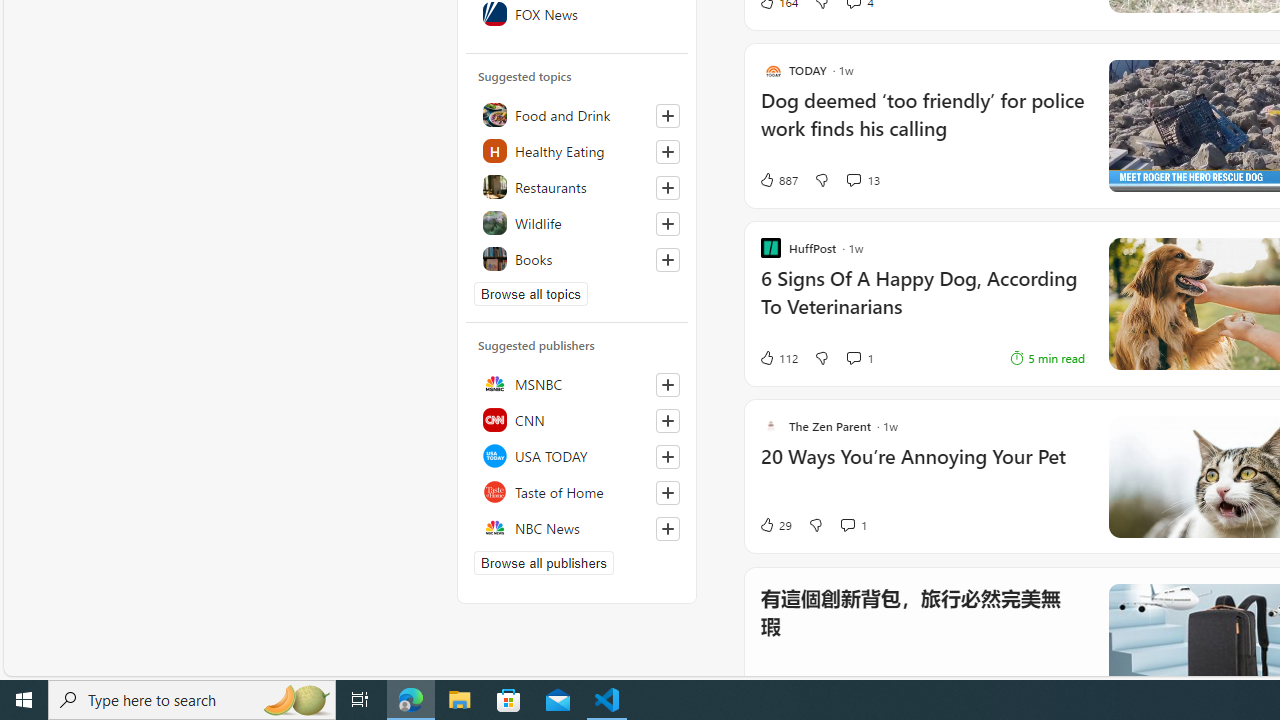 The image size is (1280, 720). I want to click on 'Follow this topic', so click(668, 258).